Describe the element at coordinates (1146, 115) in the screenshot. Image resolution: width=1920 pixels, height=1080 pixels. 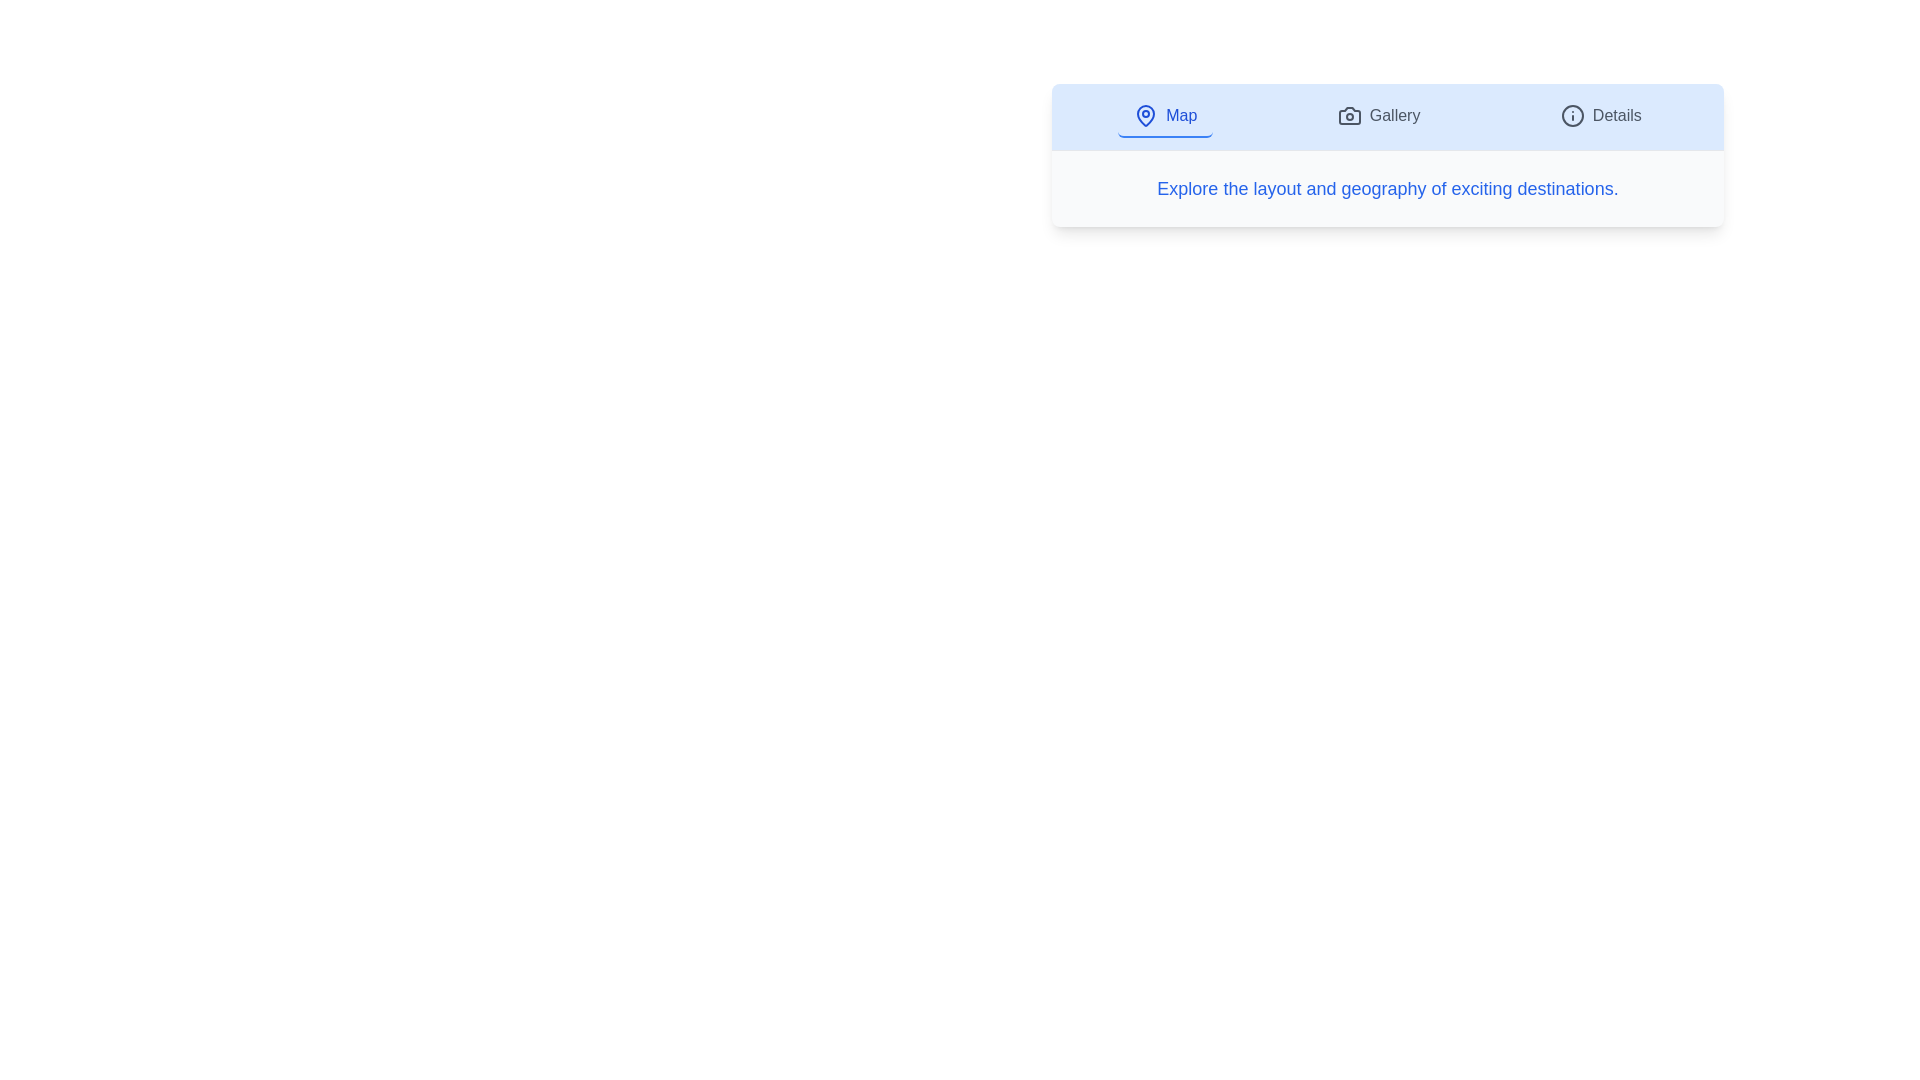
I see `the icon of the Map tab` at that location.